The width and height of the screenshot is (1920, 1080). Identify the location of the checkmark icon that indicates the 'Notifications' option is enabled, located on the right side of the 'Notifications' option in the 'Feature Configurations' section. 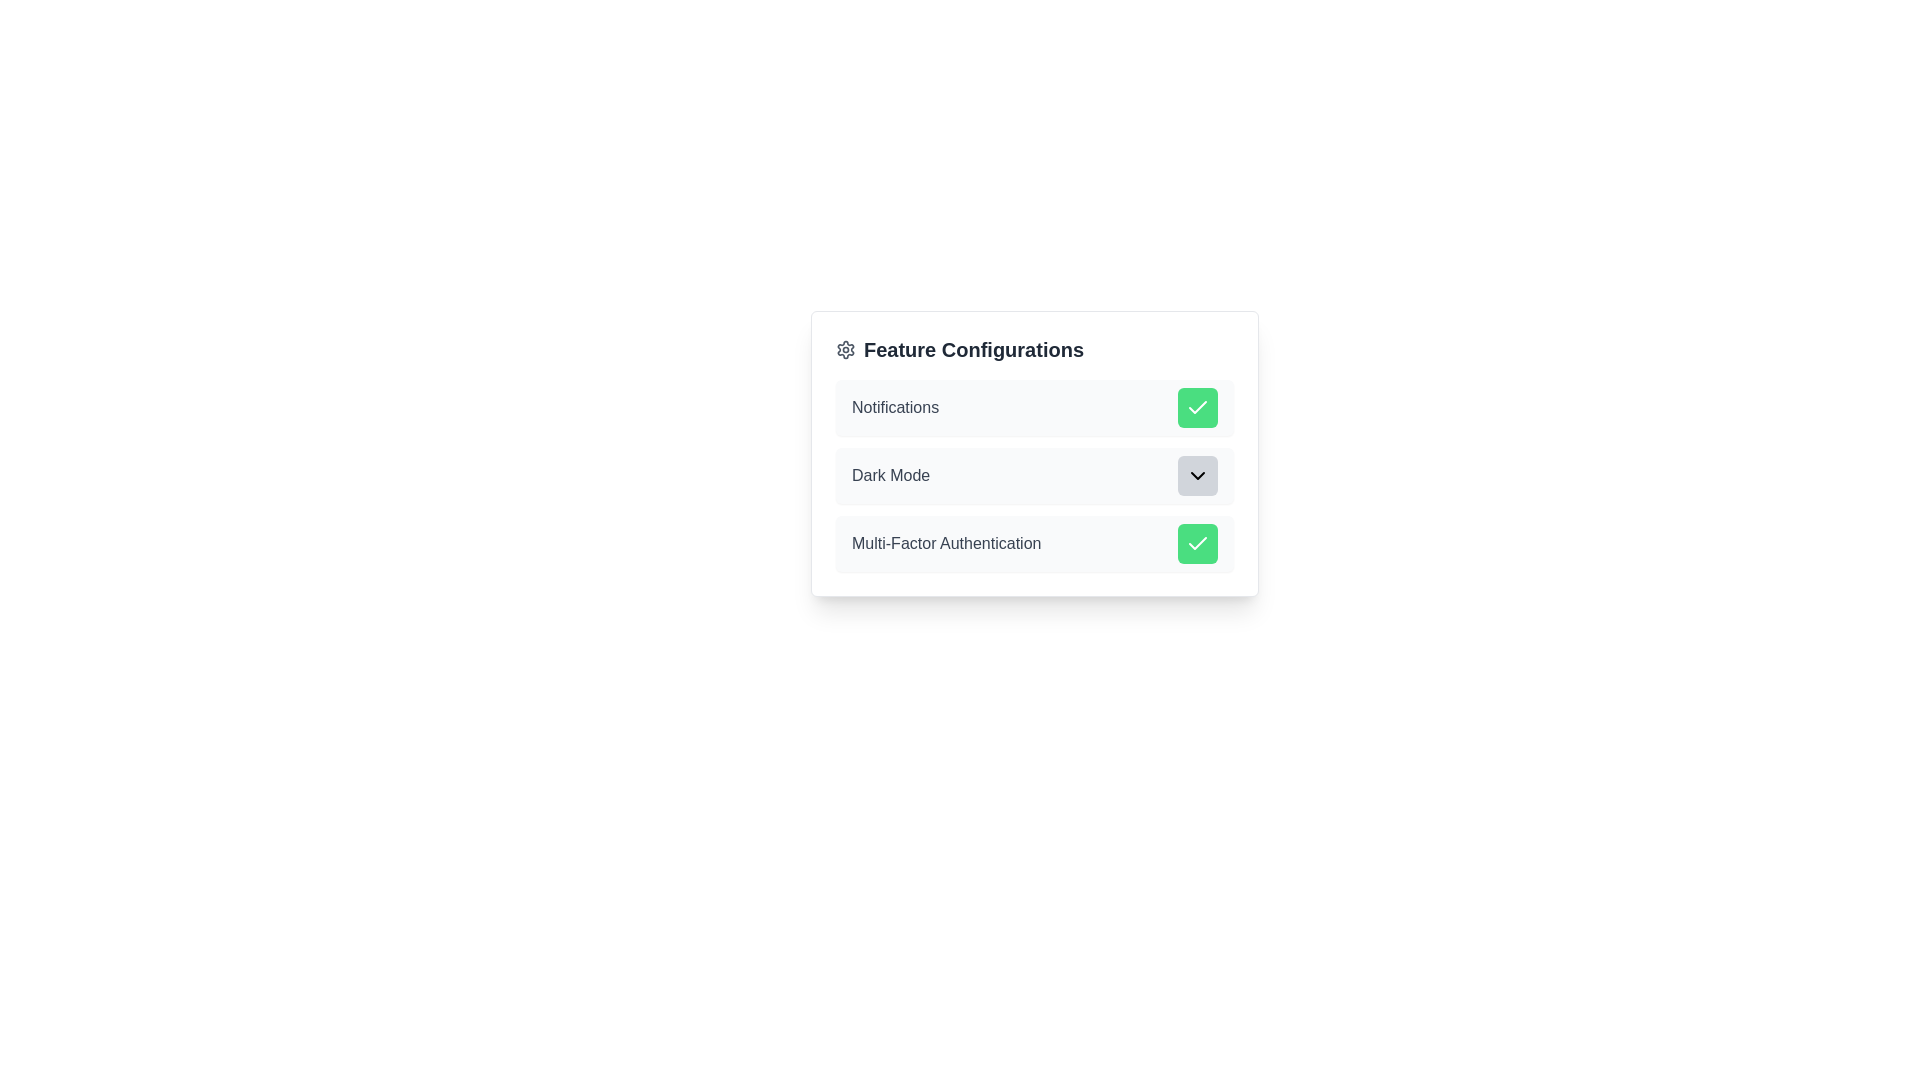
(1198, 407).